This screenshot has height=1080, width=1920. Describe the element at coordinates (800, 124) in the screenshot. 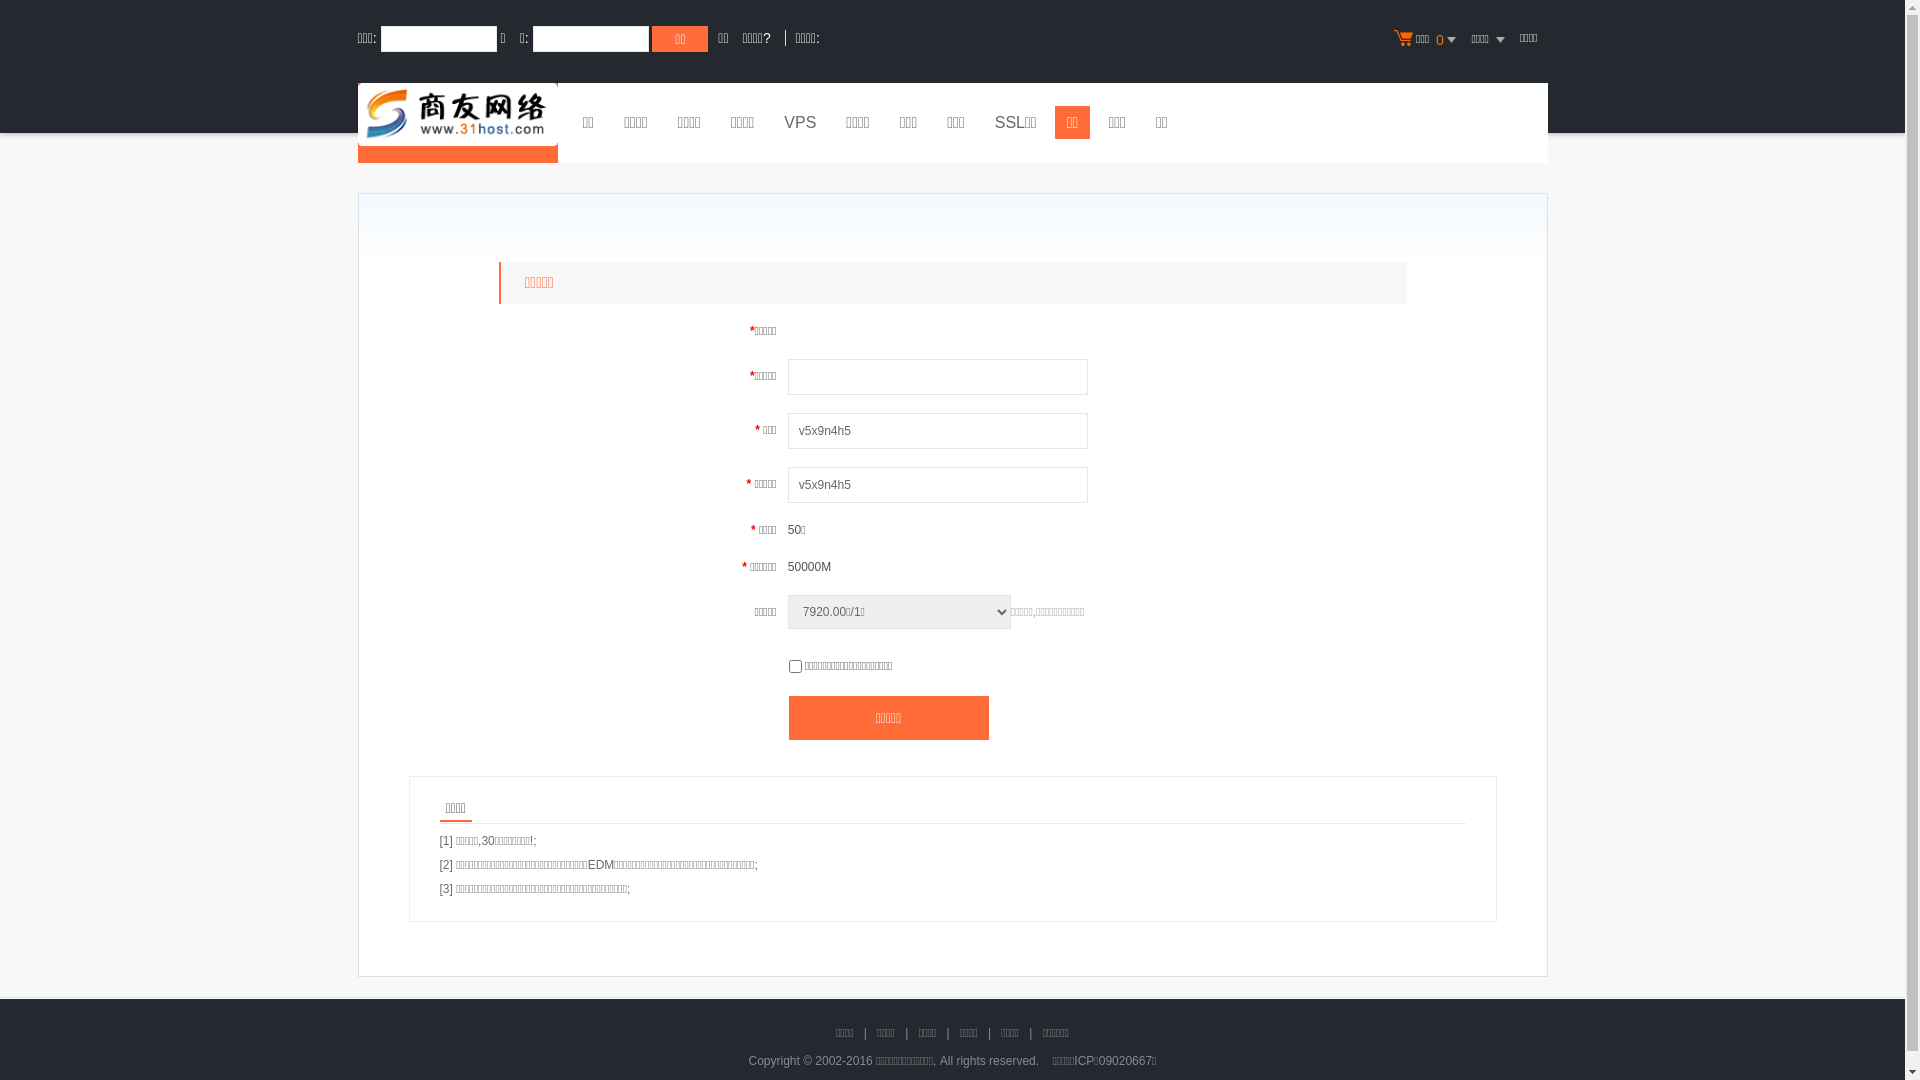

I see `'VPS'` at that location.